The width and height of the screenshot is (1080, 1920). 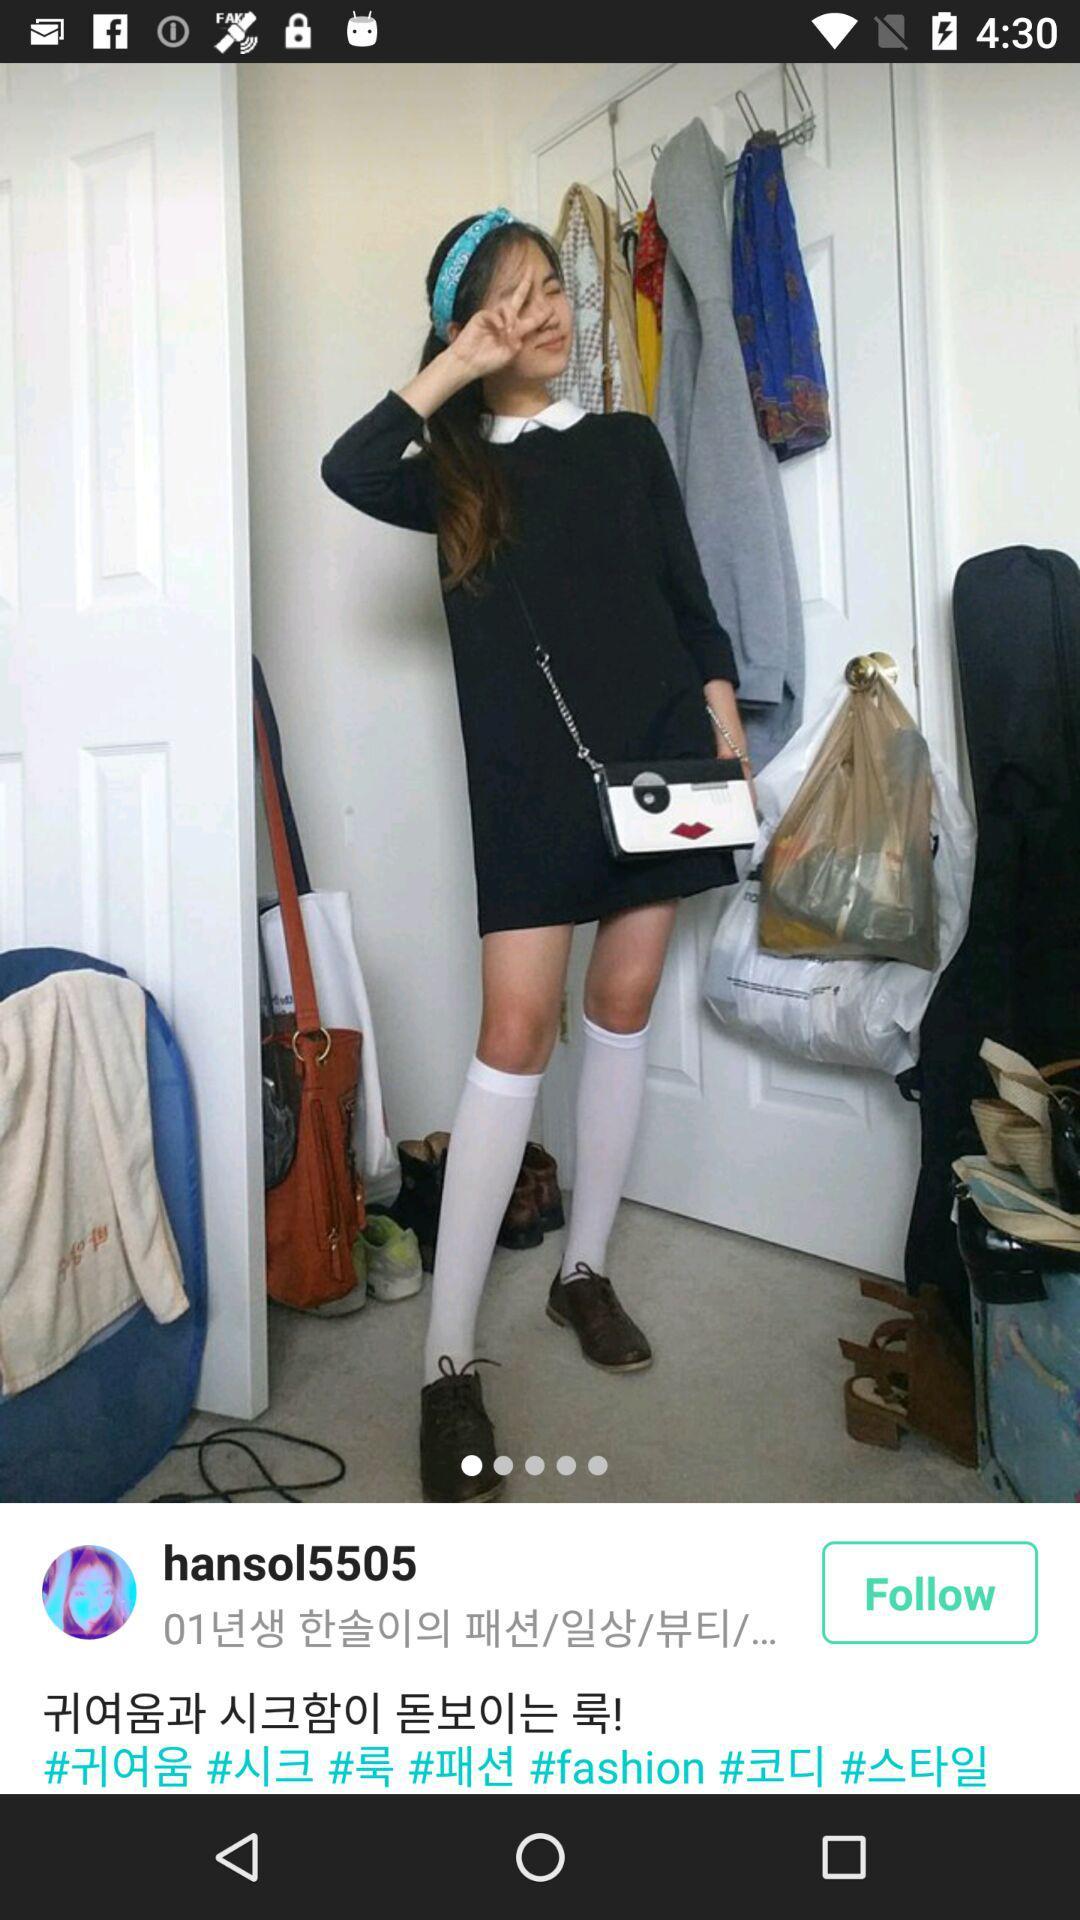 I want to click on the hansol5505 item, so click(x=290, y=1560).